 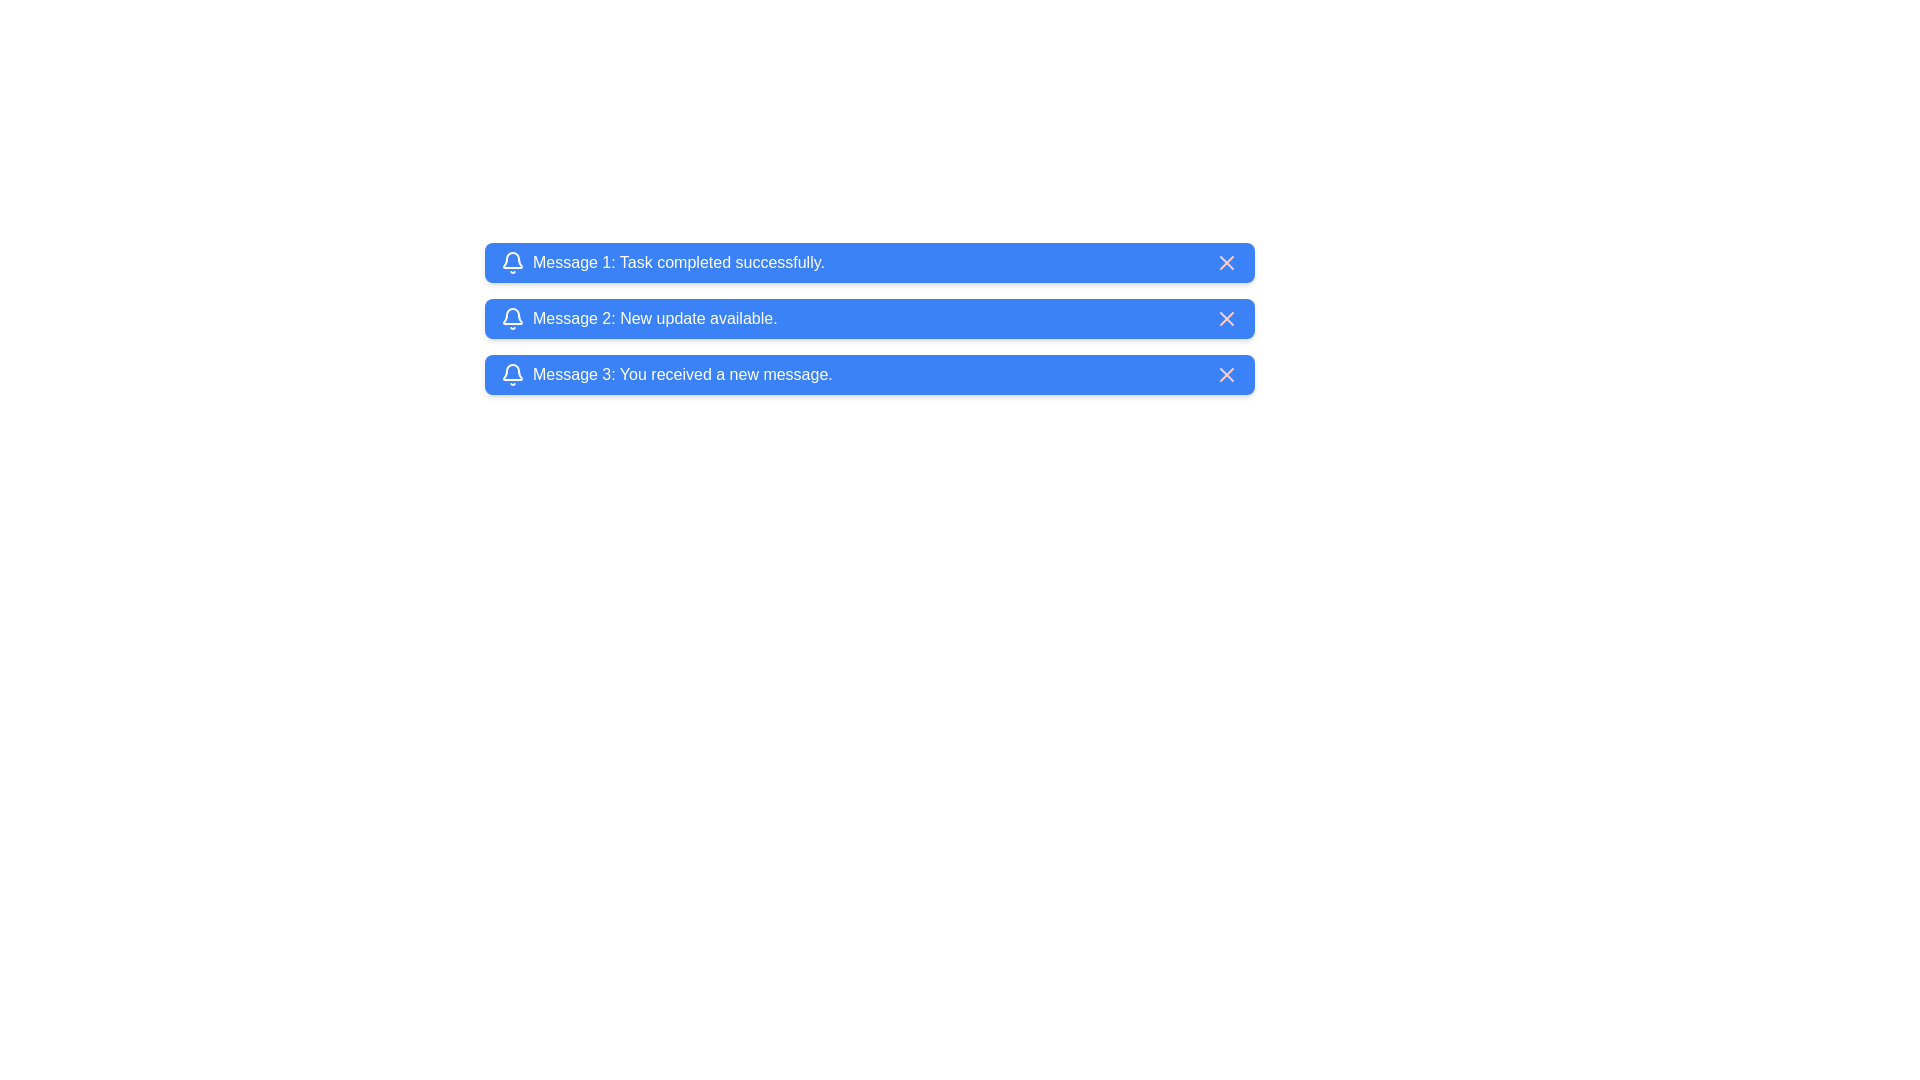 What do you see at coordinates (513, 374) in the screenshot?
I see `the bell icon located to the left of the notification text in the third message labeled 'Message 3: You received a new message.'` at bounding box center [513, 374].